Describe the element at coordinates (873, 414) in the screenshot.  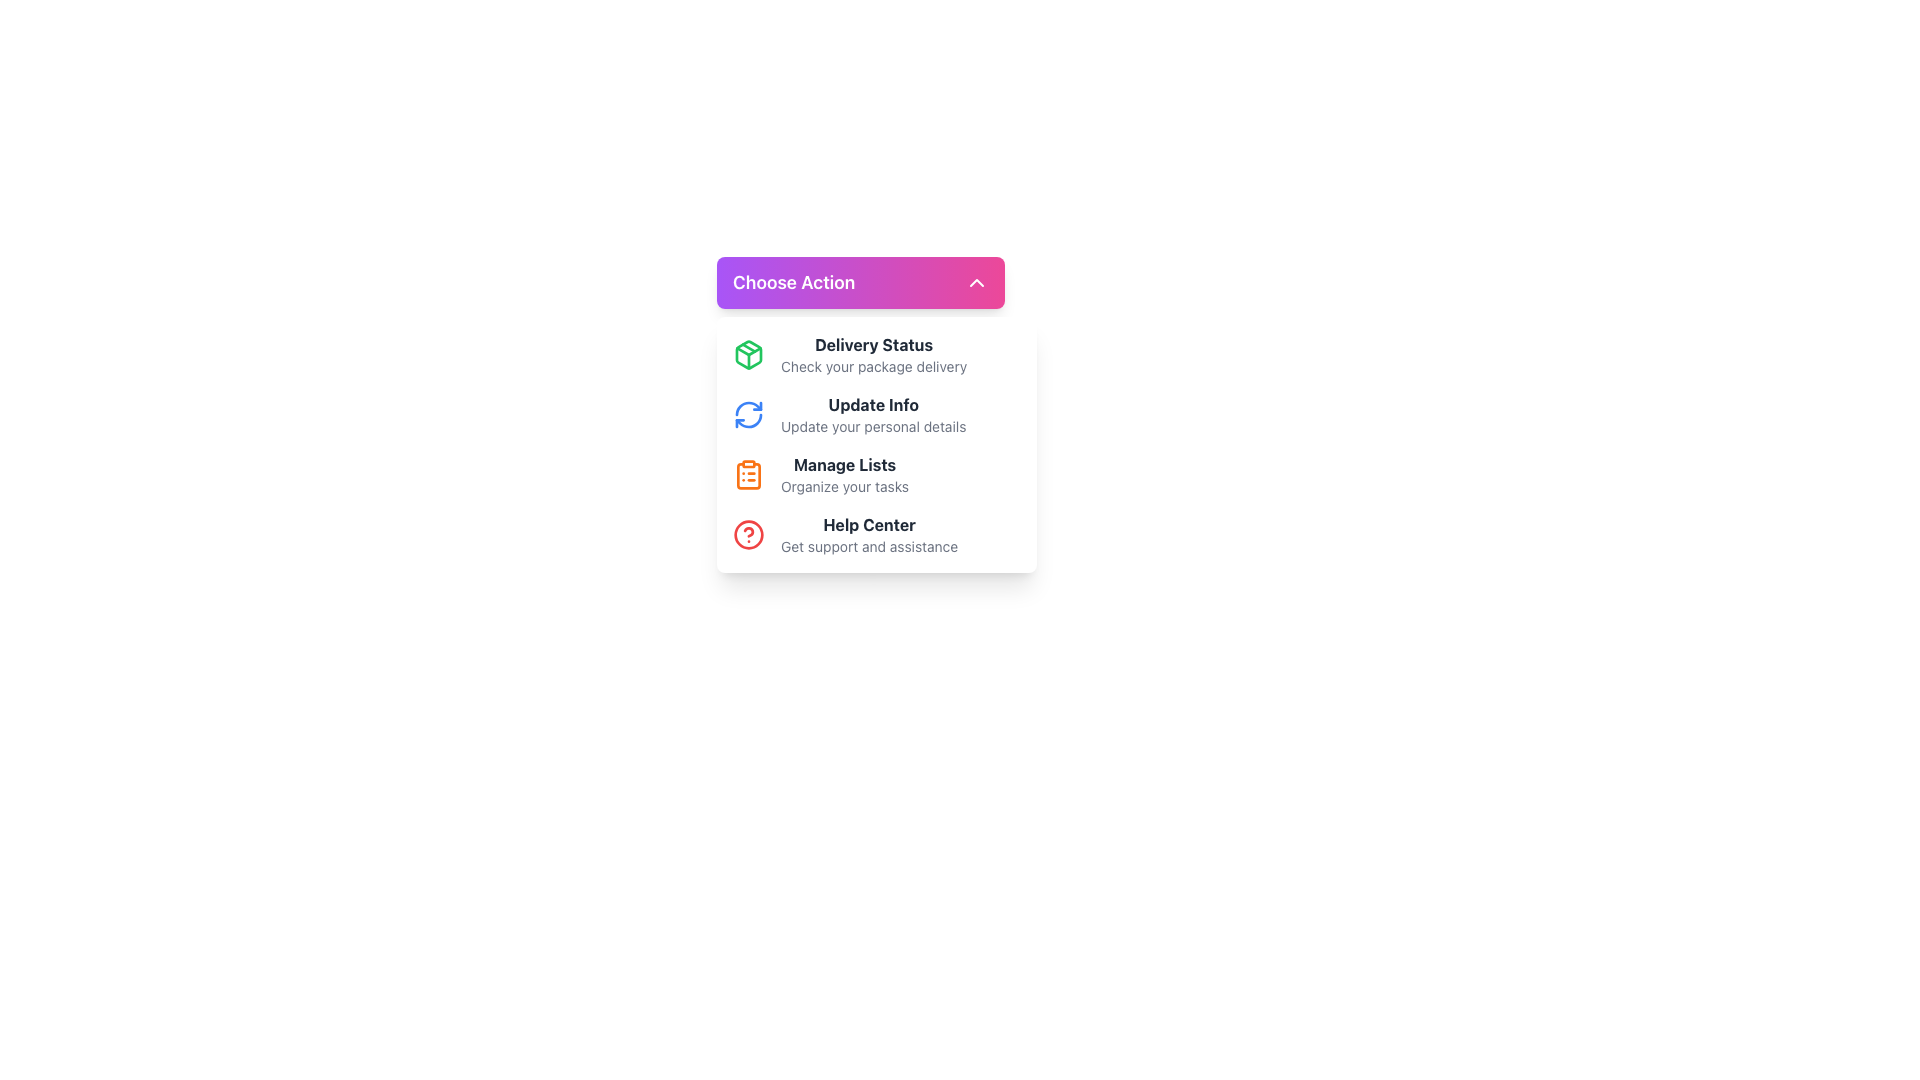
I see `the 'Update Info' list item, which is the second option in the card-like menu under 'Choose Action'` at that location.